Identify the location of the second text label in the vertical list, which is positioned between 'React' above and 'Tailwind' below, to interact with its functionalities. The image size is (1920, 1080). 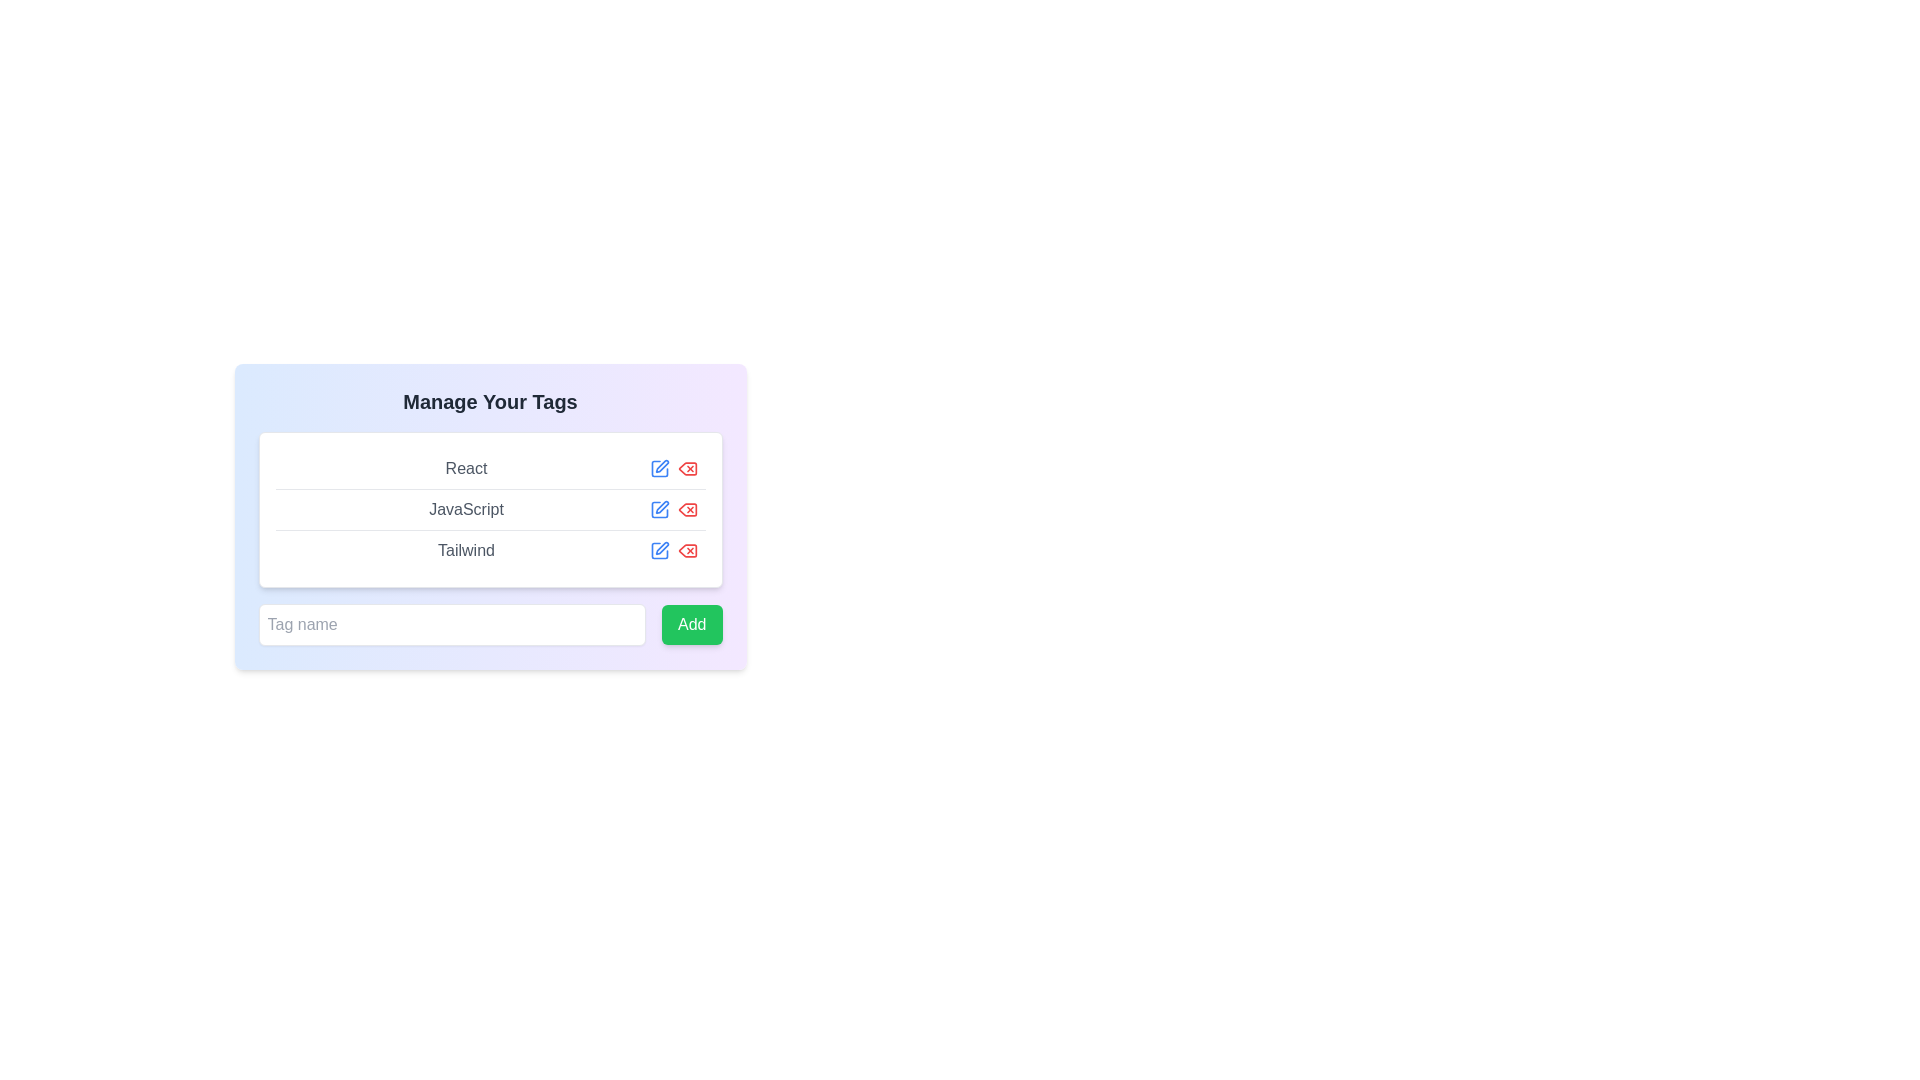
(490, 515).